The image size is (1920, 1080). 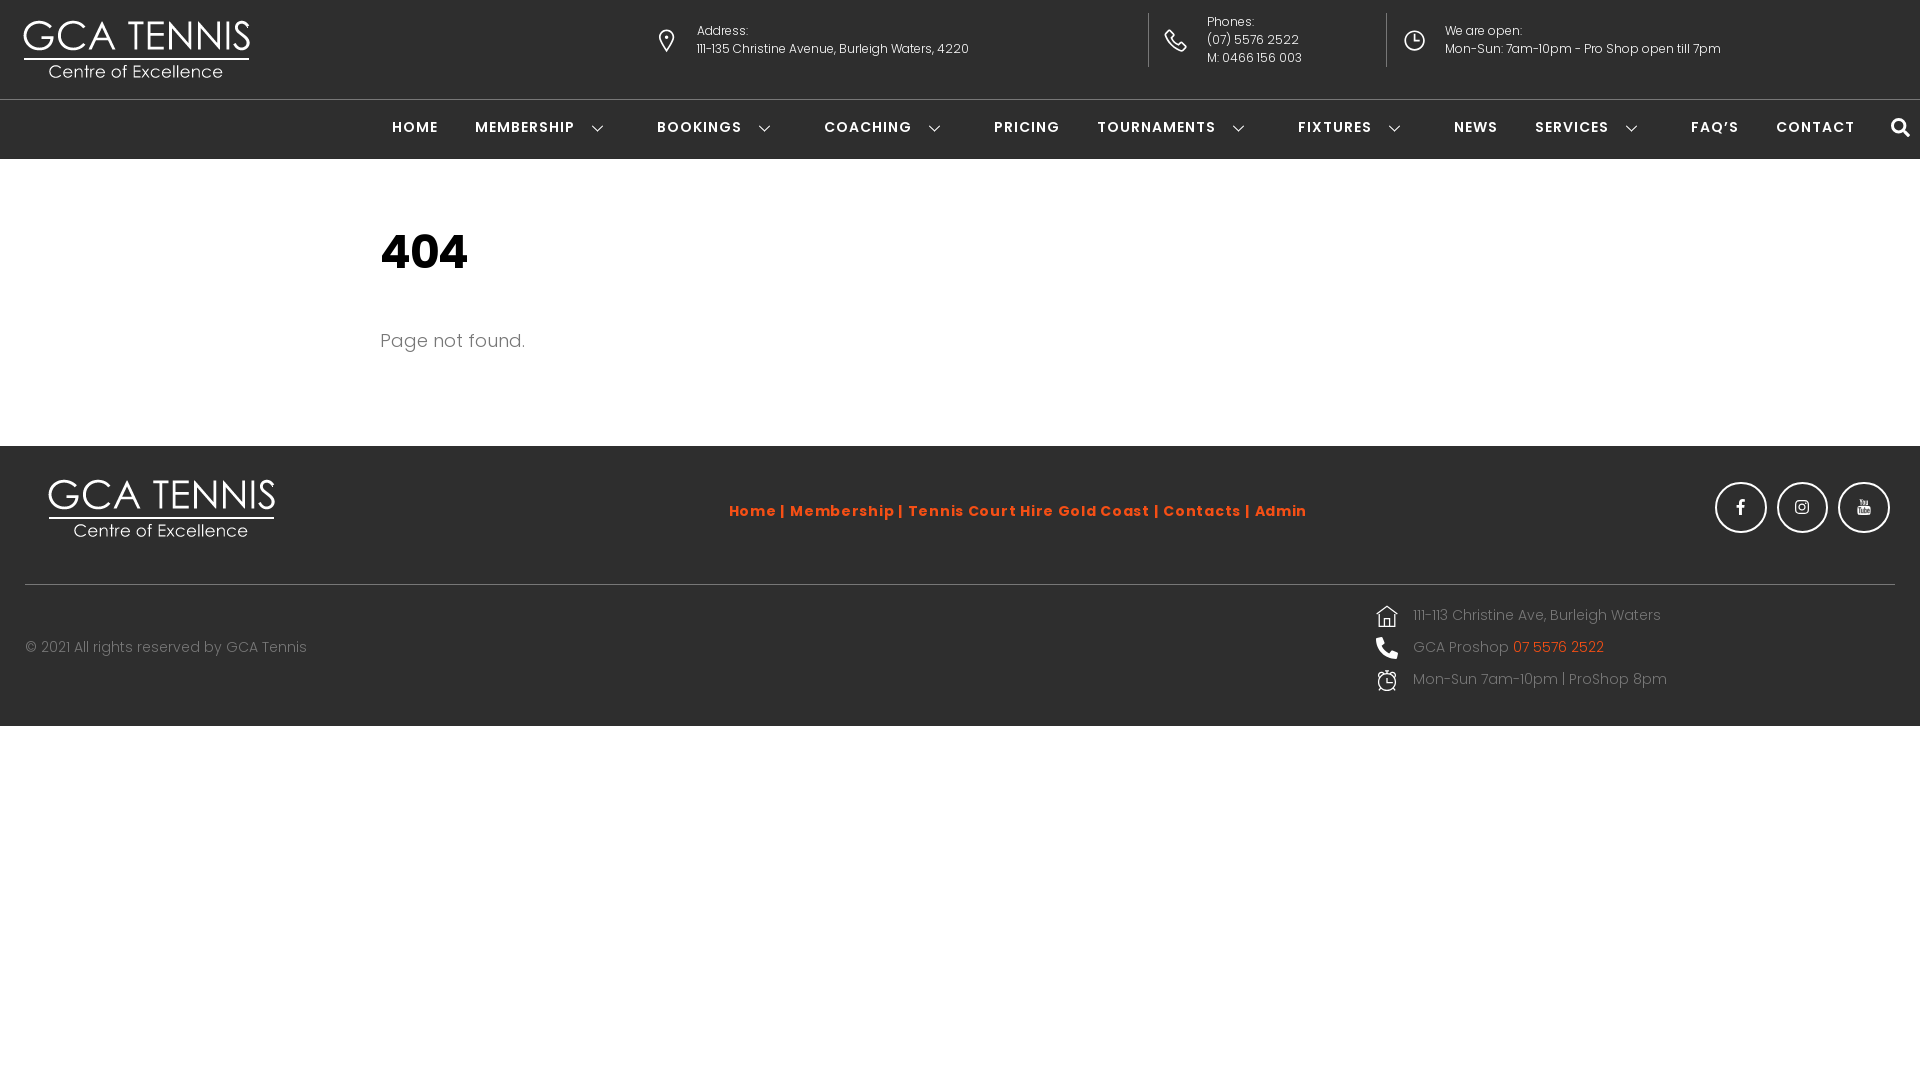 What do you see at coordinates (993, 127) in the screenshot?
I see `'PRICING'` at bounding box center [993, 127].